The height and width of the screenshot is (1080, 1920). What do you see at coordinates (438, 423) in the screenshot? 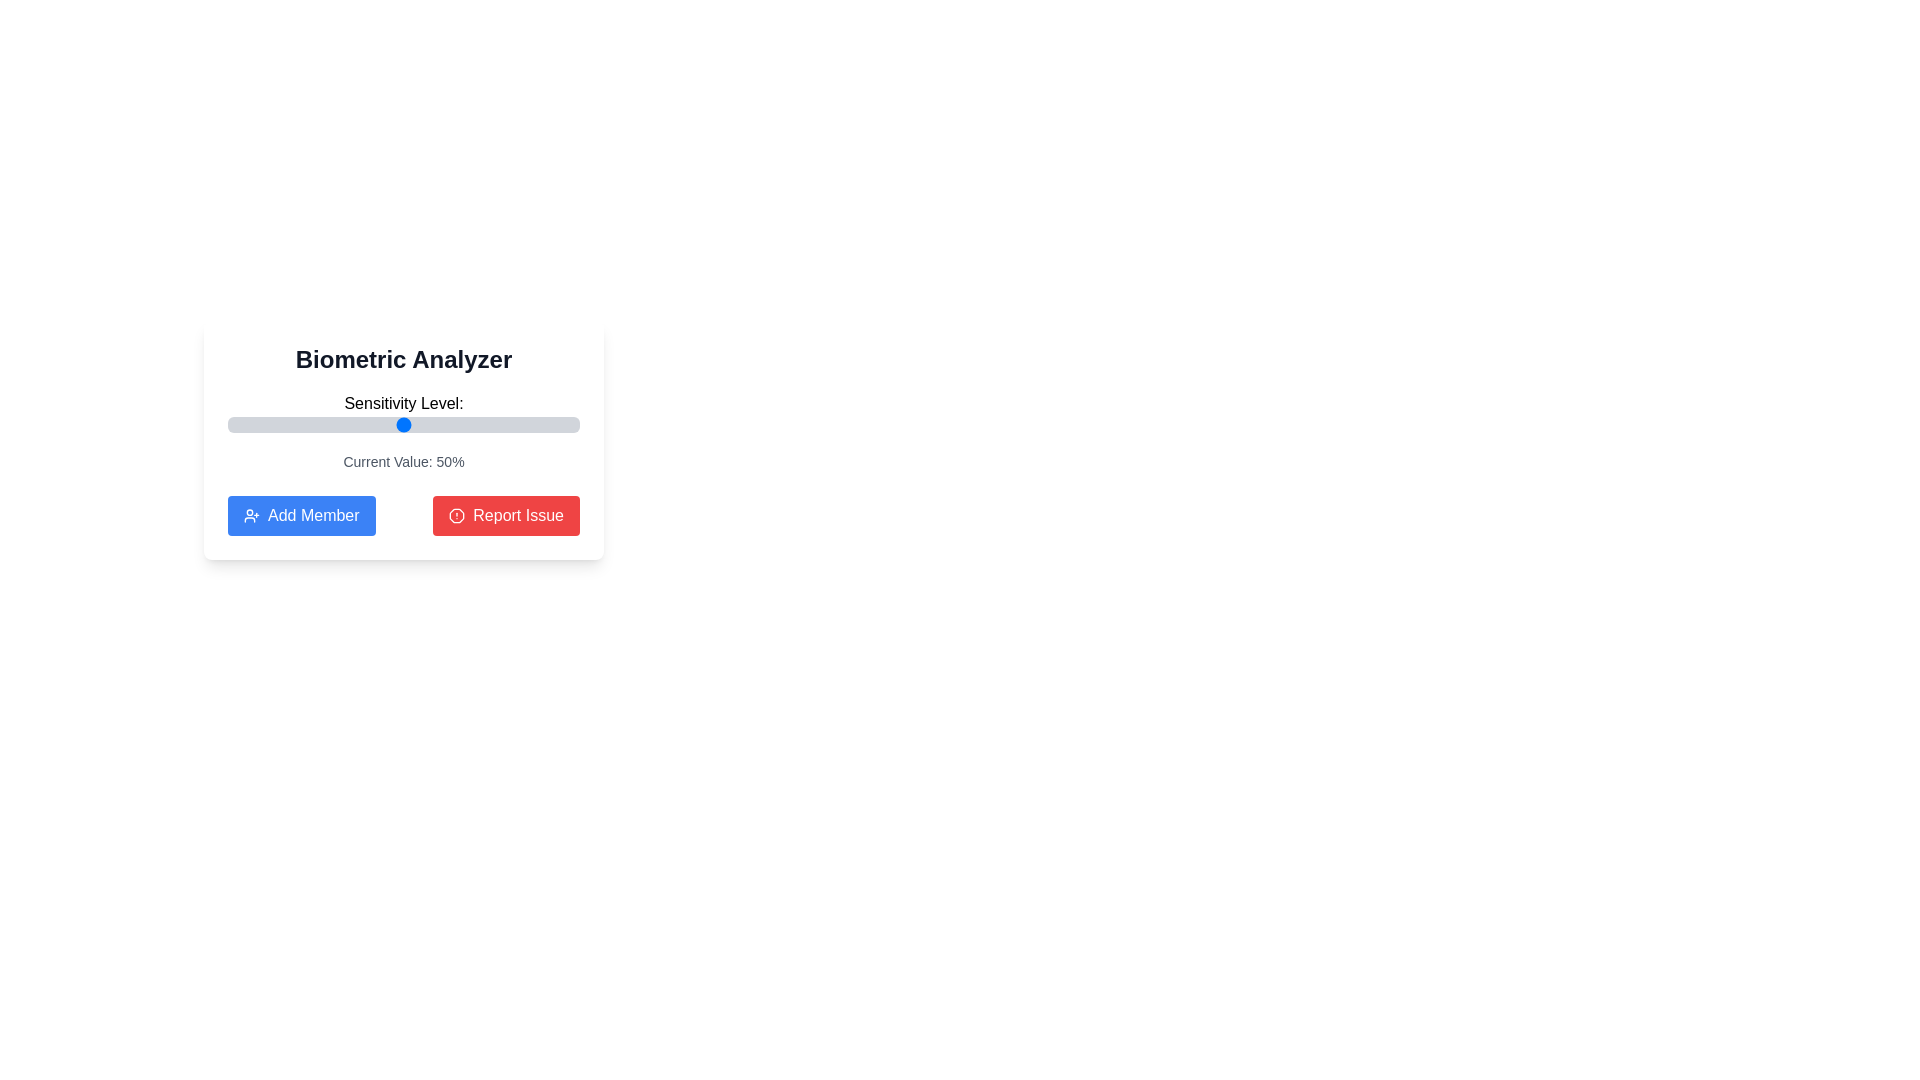
I see `the sensitivity level` at bounding box center [438, 423].